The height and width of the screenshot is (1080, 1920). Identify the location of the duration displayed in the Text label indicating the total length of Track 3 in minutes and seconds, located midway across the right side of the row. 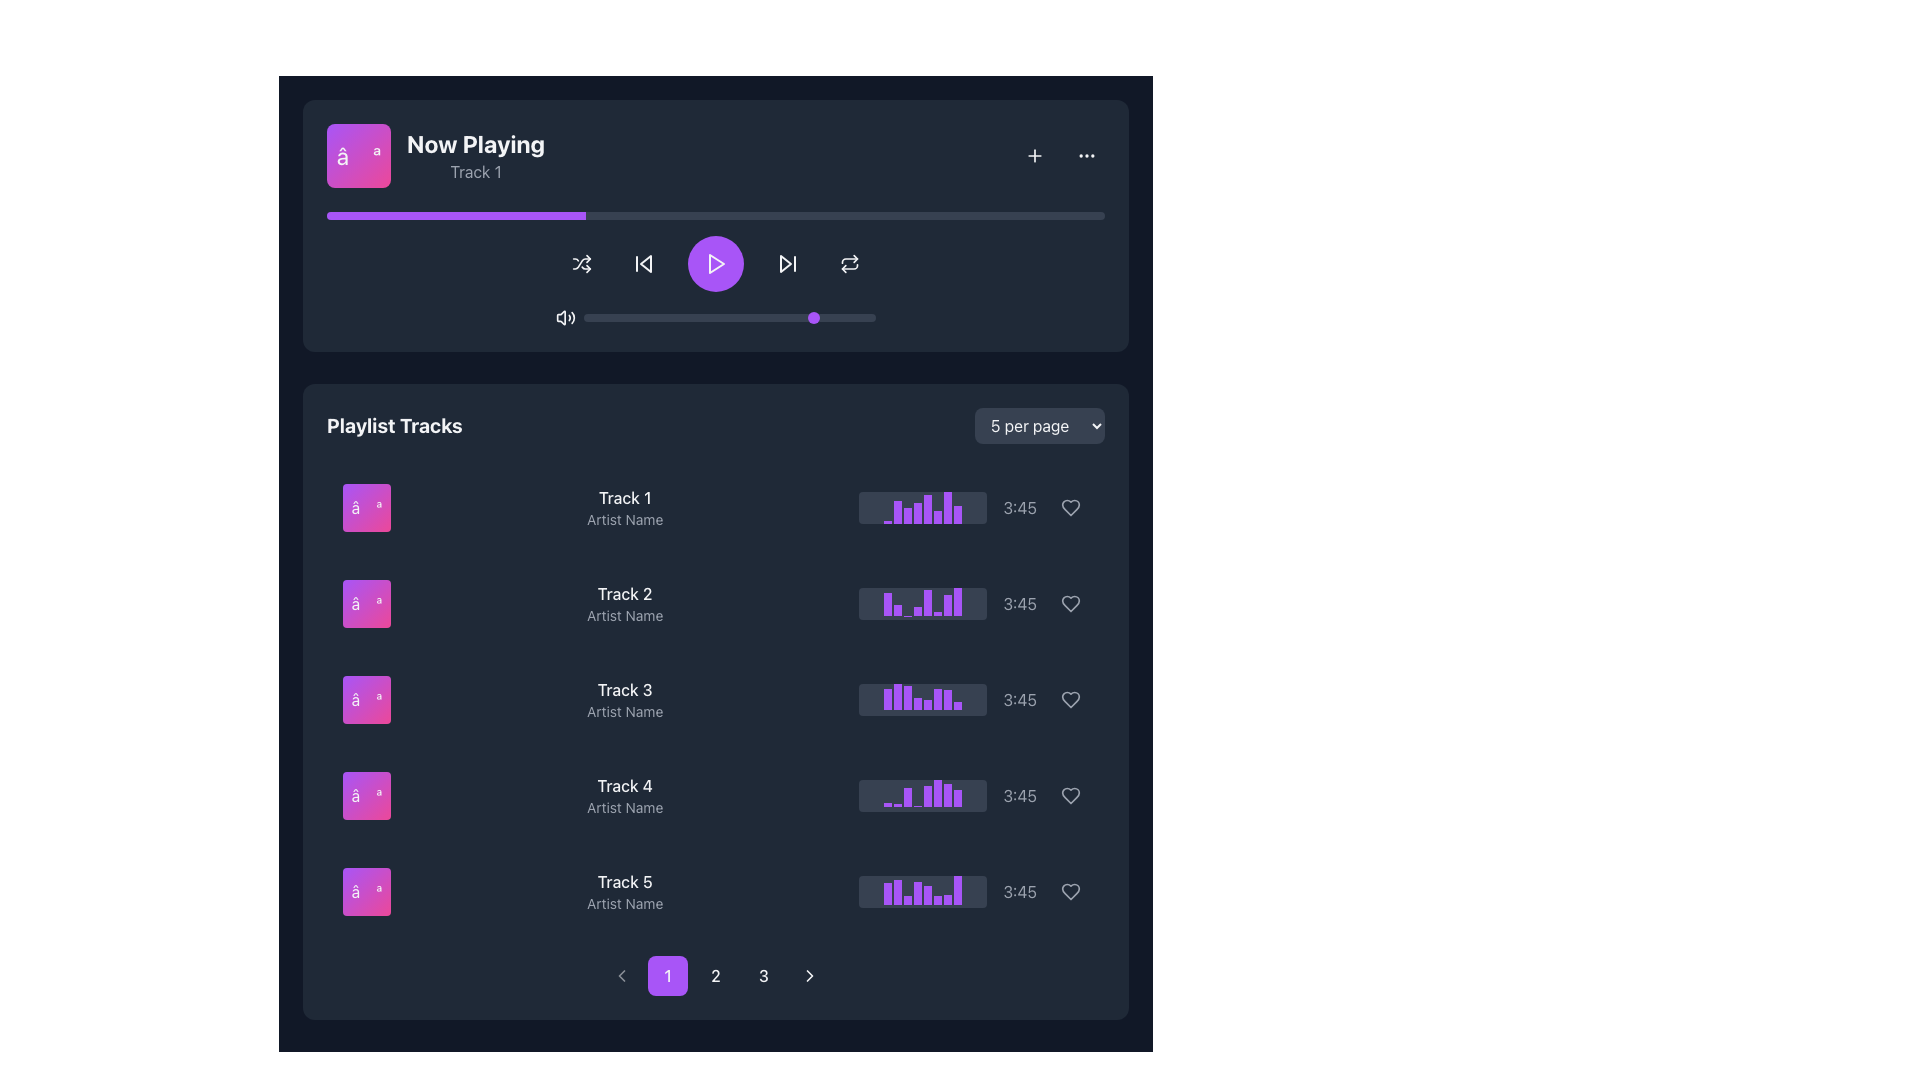
(974, 698).